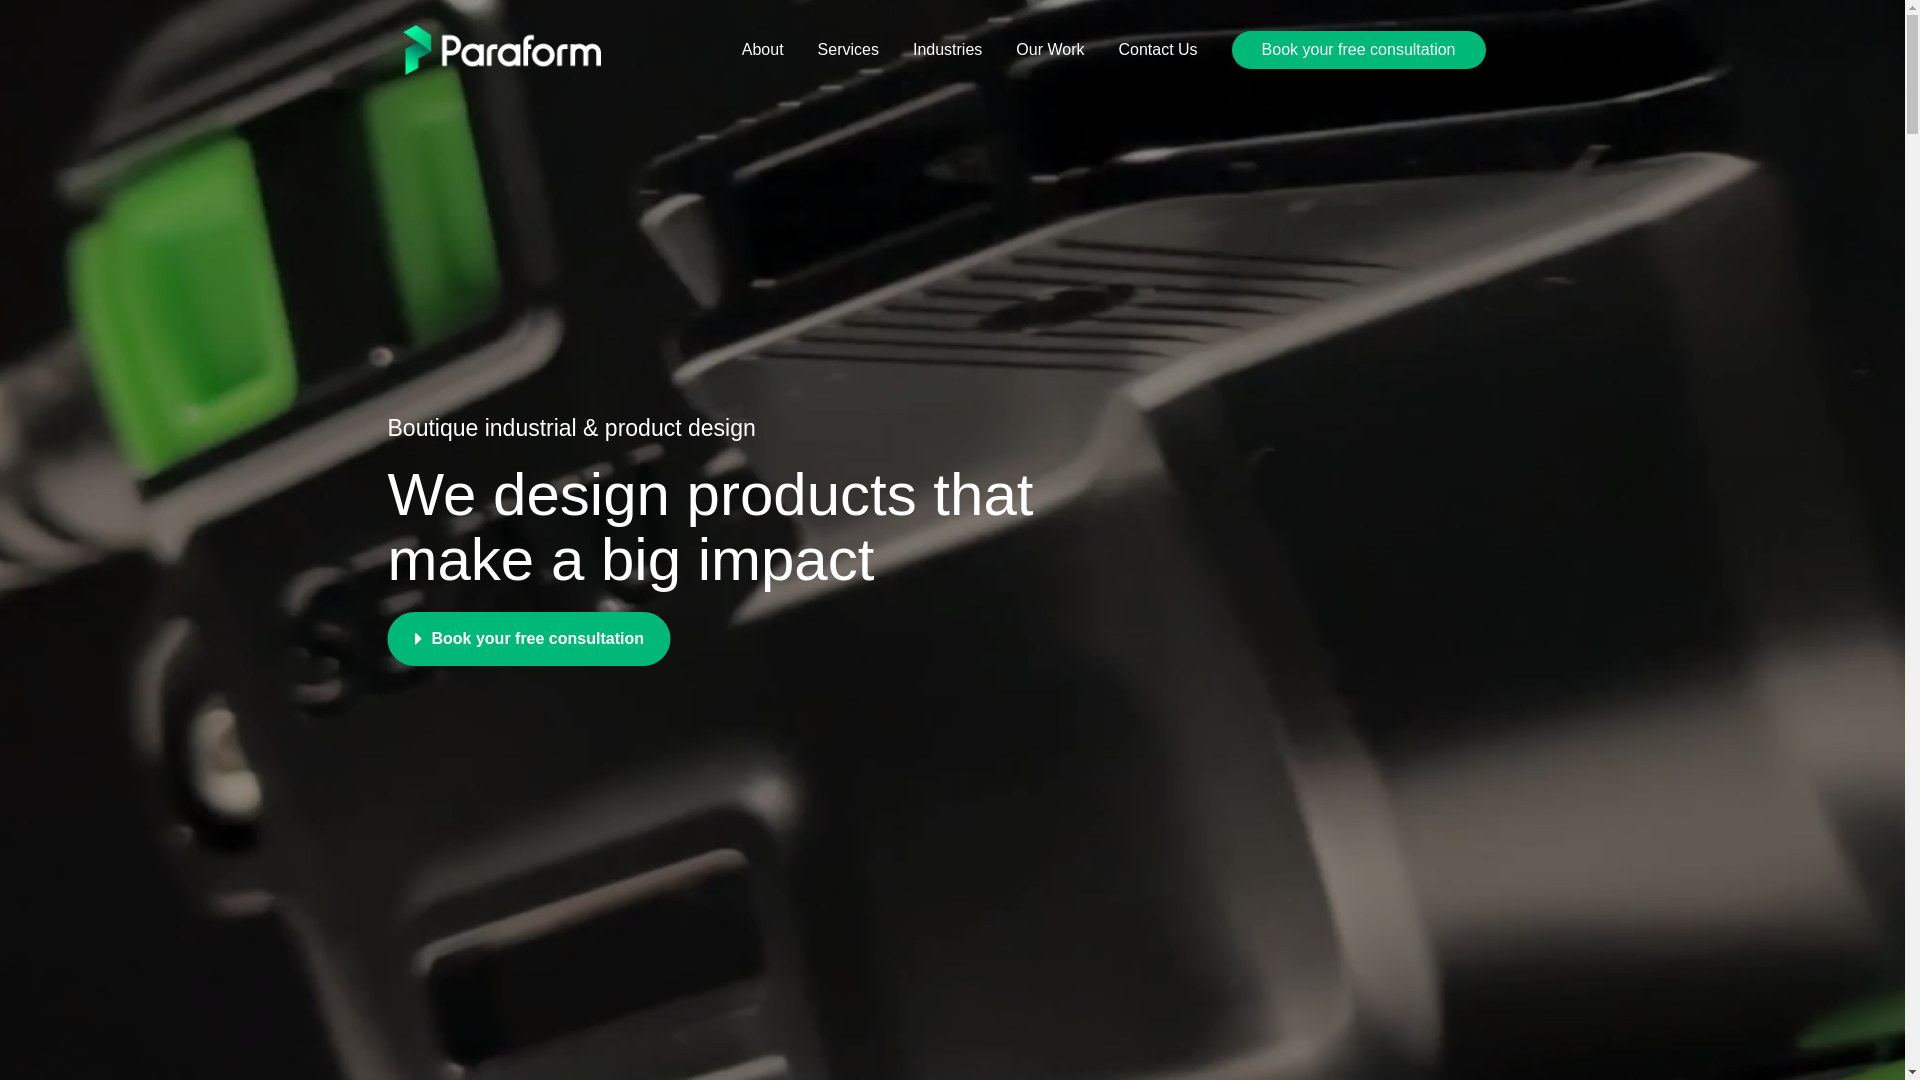 Image resolution: width=1920 pixels, height=1080 pixels. Describe the element at coordinates (762, 49) in the screenshot. I see `'About'` at that location.